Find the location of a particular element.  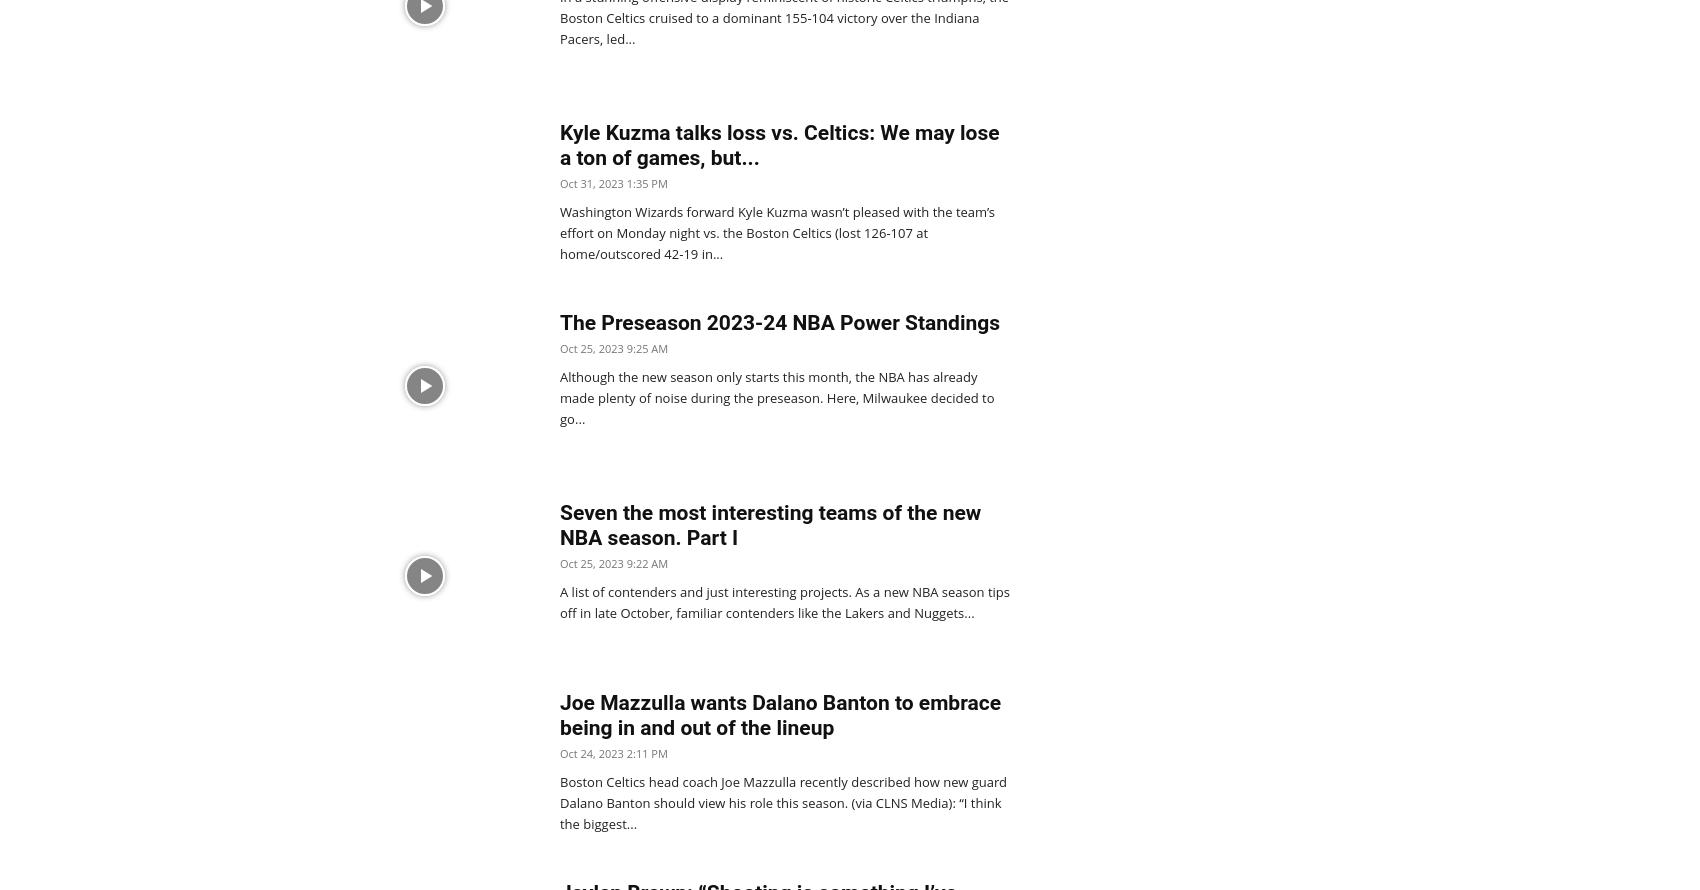

'Oct 24, 2023 2:11 PM' is located at coordinates (612, 753).